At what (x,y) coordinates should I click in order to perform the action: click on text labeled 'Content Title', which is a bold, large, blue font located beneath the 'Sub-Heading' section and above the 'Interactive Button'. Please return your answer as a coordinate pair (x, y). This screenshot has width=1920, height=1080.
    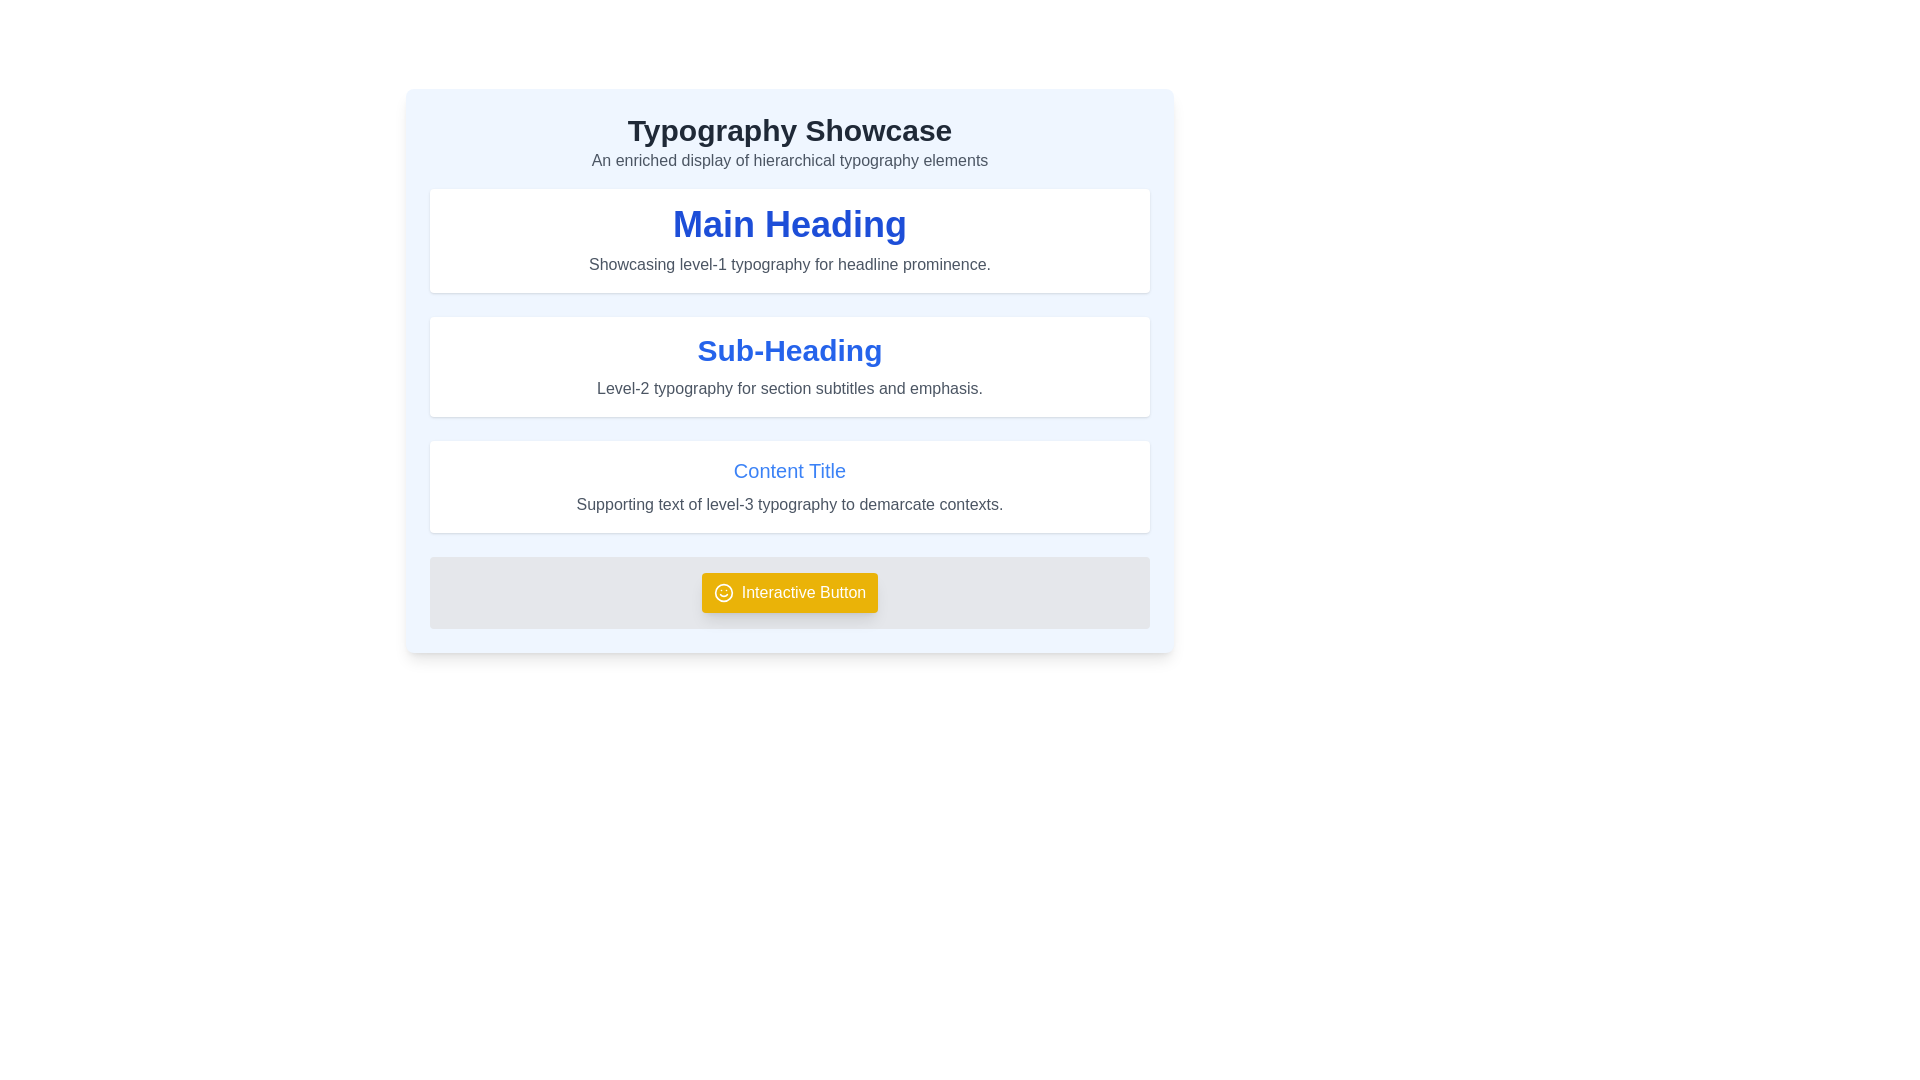
    Looking at the image, I should click on (789, 470).